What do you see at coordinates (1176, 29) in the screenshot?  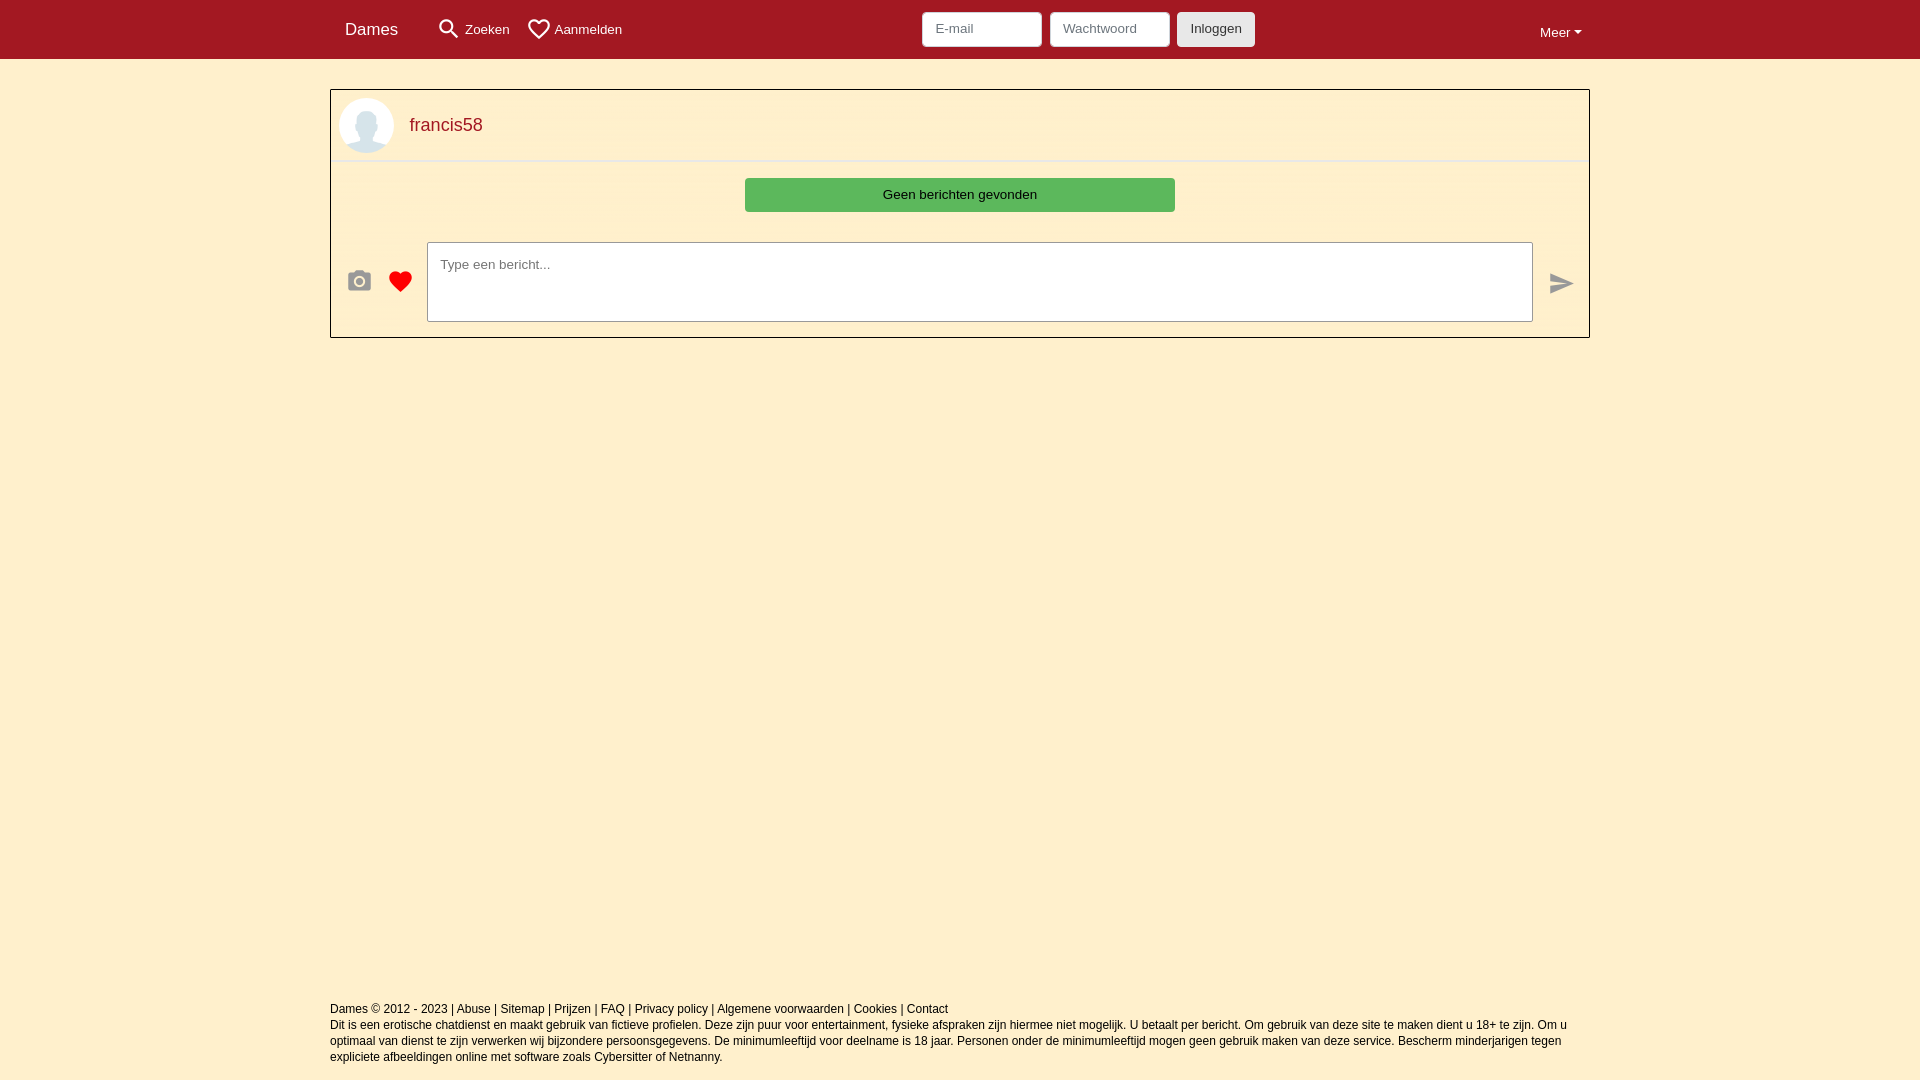 I see `'Inloggen'` at bounding box center [1176, 29].